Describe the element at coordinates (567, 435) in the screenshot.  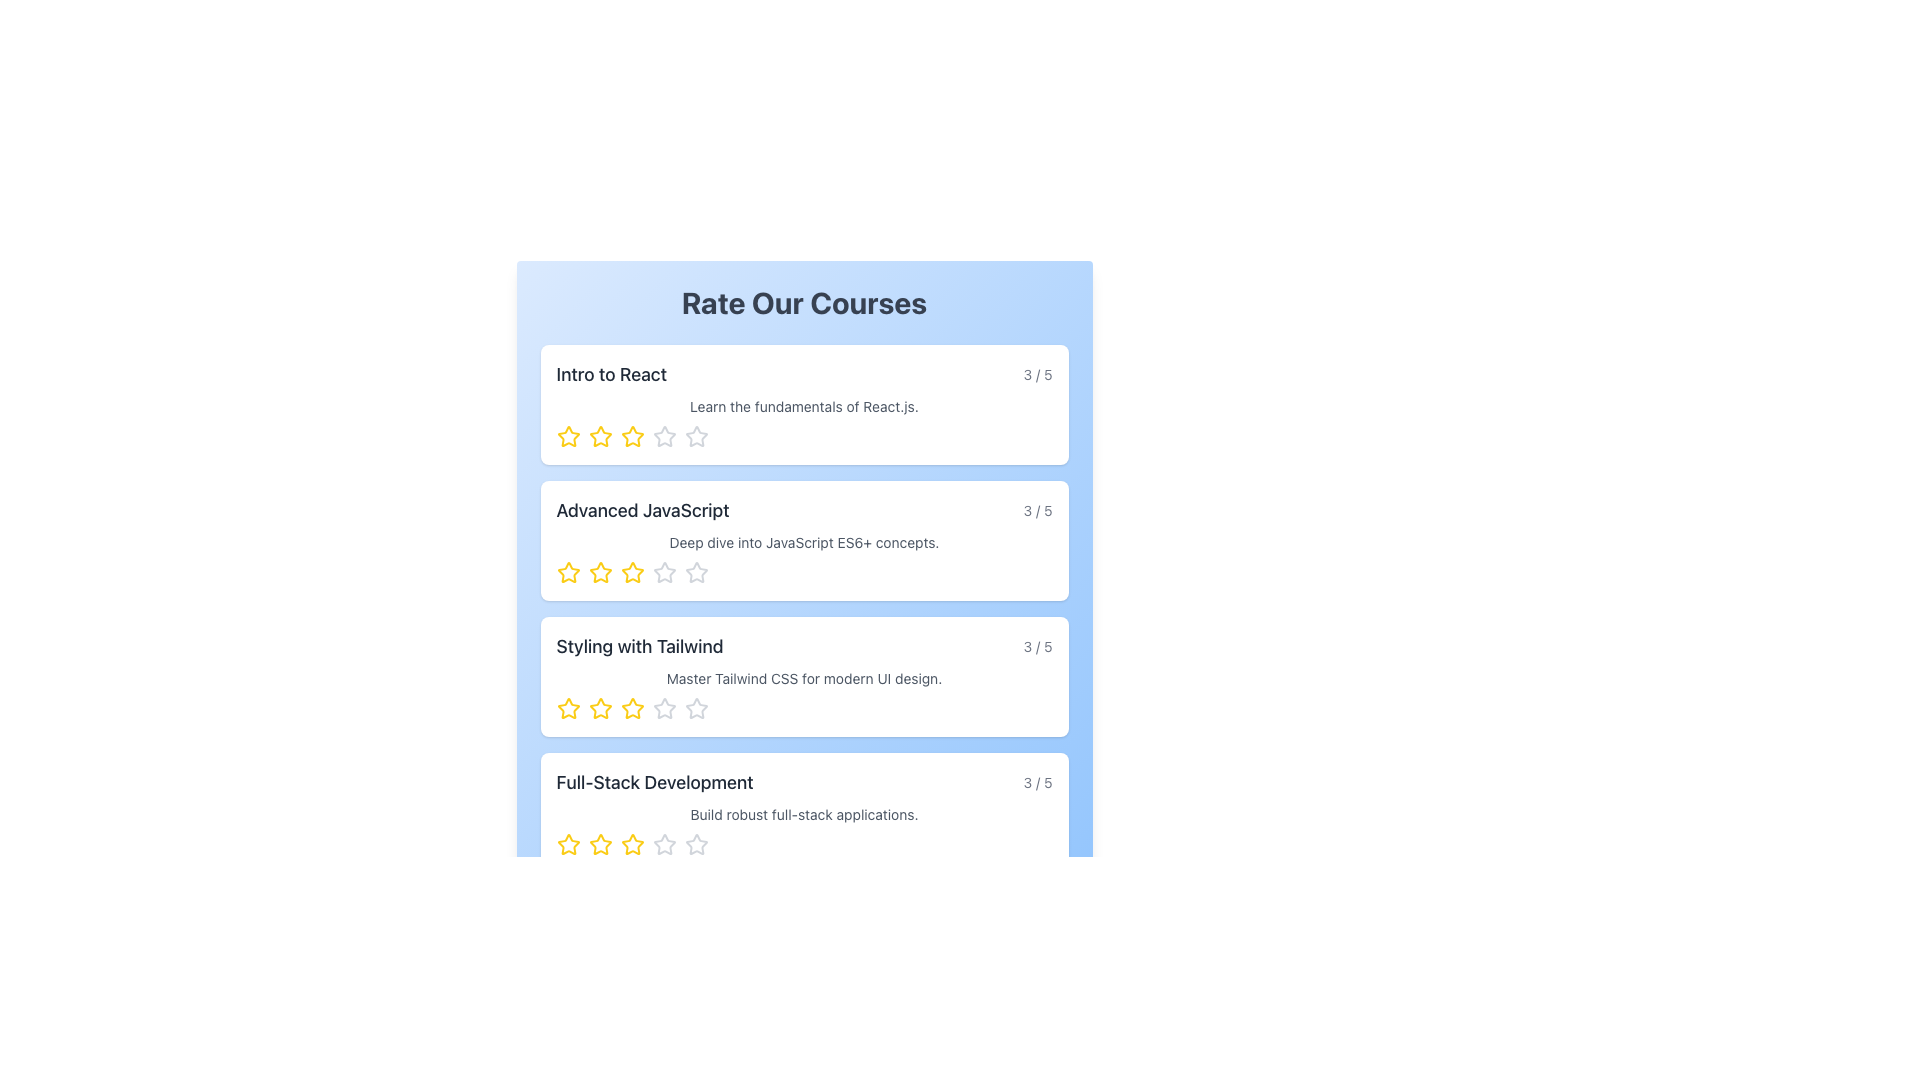
I see `the first star in the rating control for the 'Intro to React' course` at that location.